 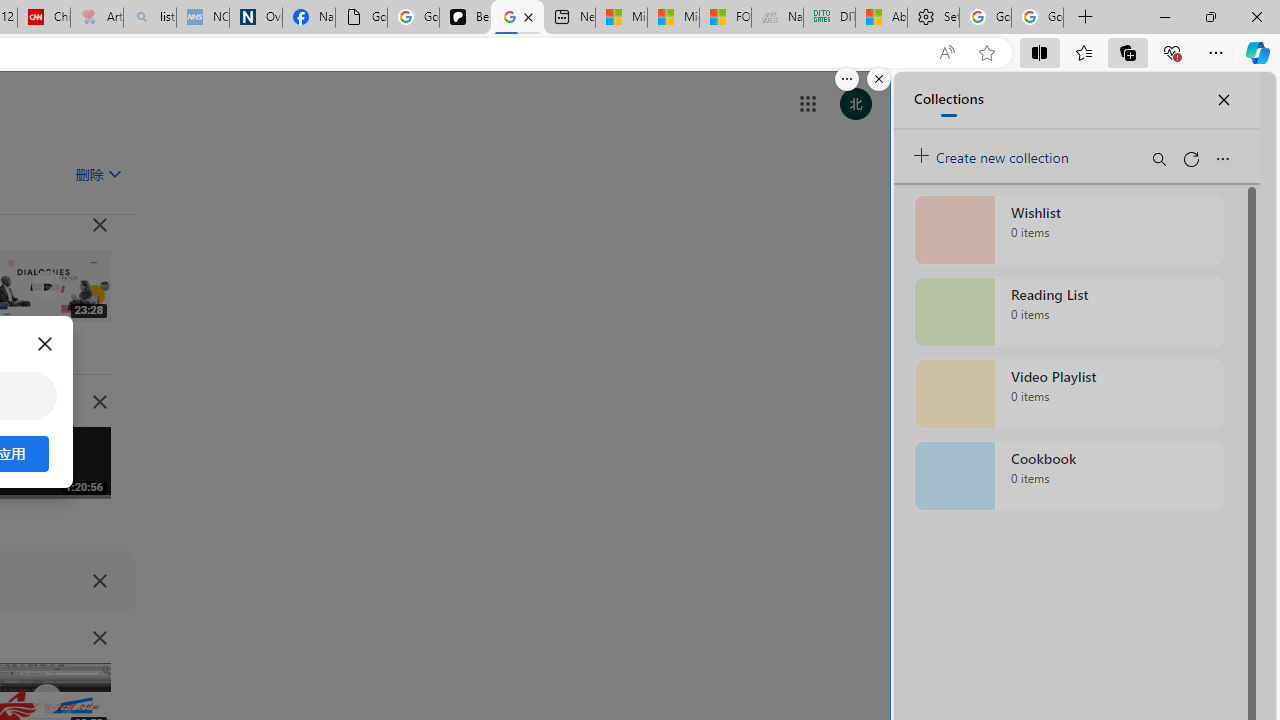 I want to click on 'Class: IVR0f NMm5M', so click(x=47, y=698).